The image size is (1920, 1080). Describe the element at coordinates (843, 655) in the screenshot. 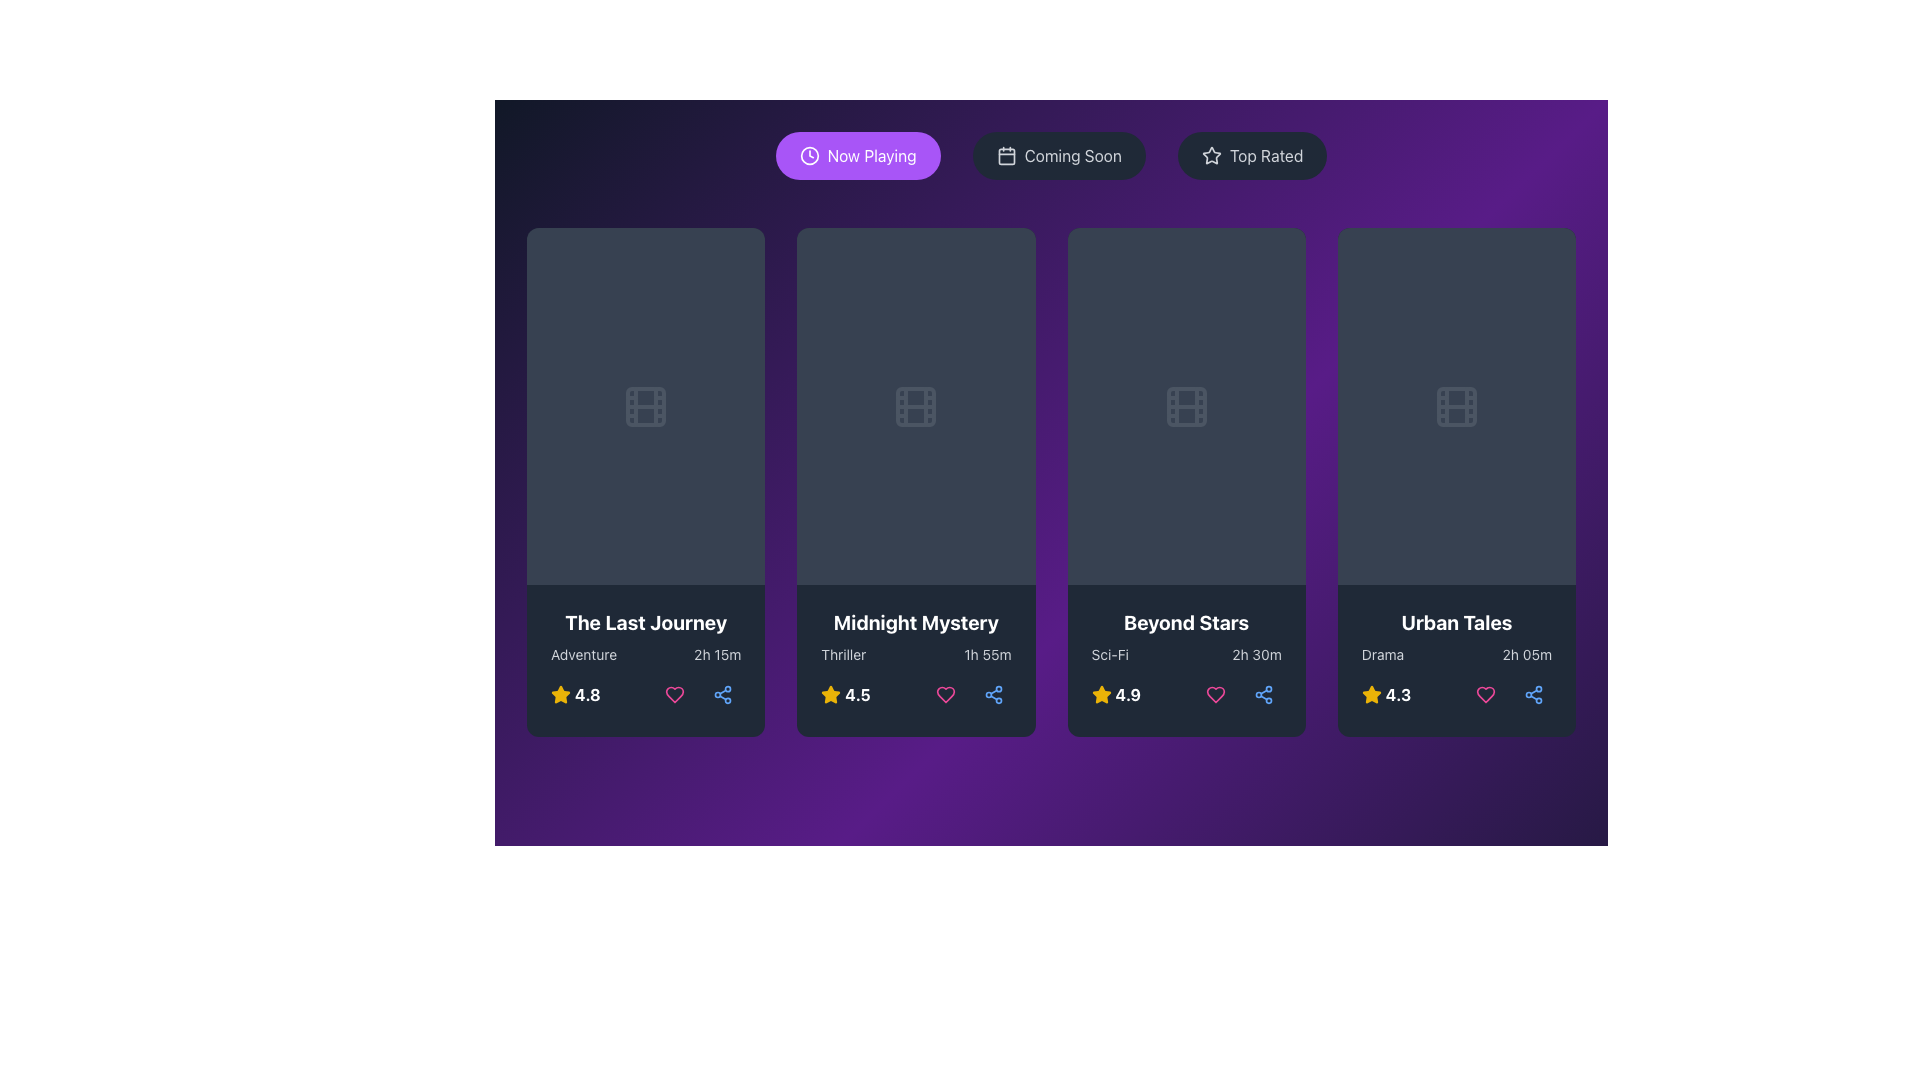

I see `the static text label displaying 'Thriller', which is the leftmost text in the bottom section of the 'Midnight Mystery' card` at that location.